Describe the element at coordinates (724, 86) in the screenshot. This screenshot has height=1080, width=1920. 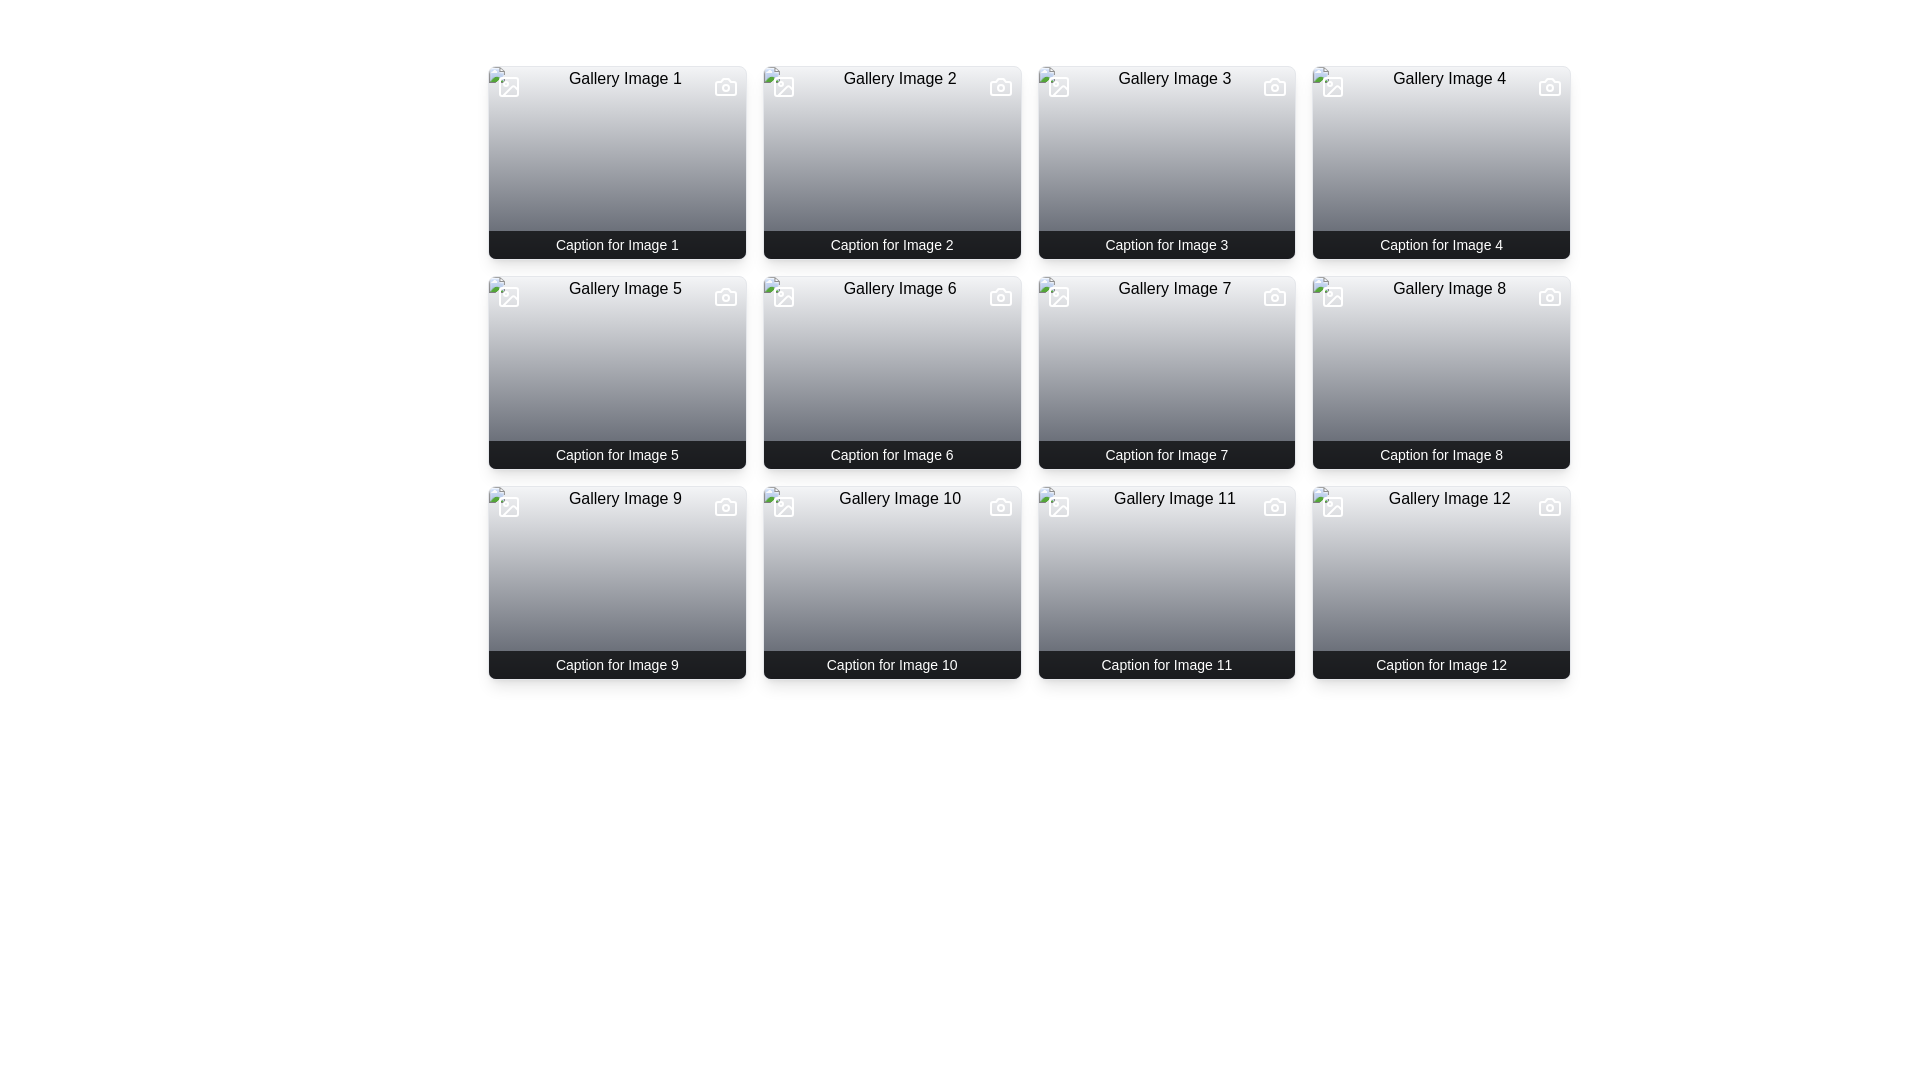
I see `the camera icon located at the top right corner of the card labeled 'Gallery Image 1', which is a small, white icon within a grayish area` at that location.